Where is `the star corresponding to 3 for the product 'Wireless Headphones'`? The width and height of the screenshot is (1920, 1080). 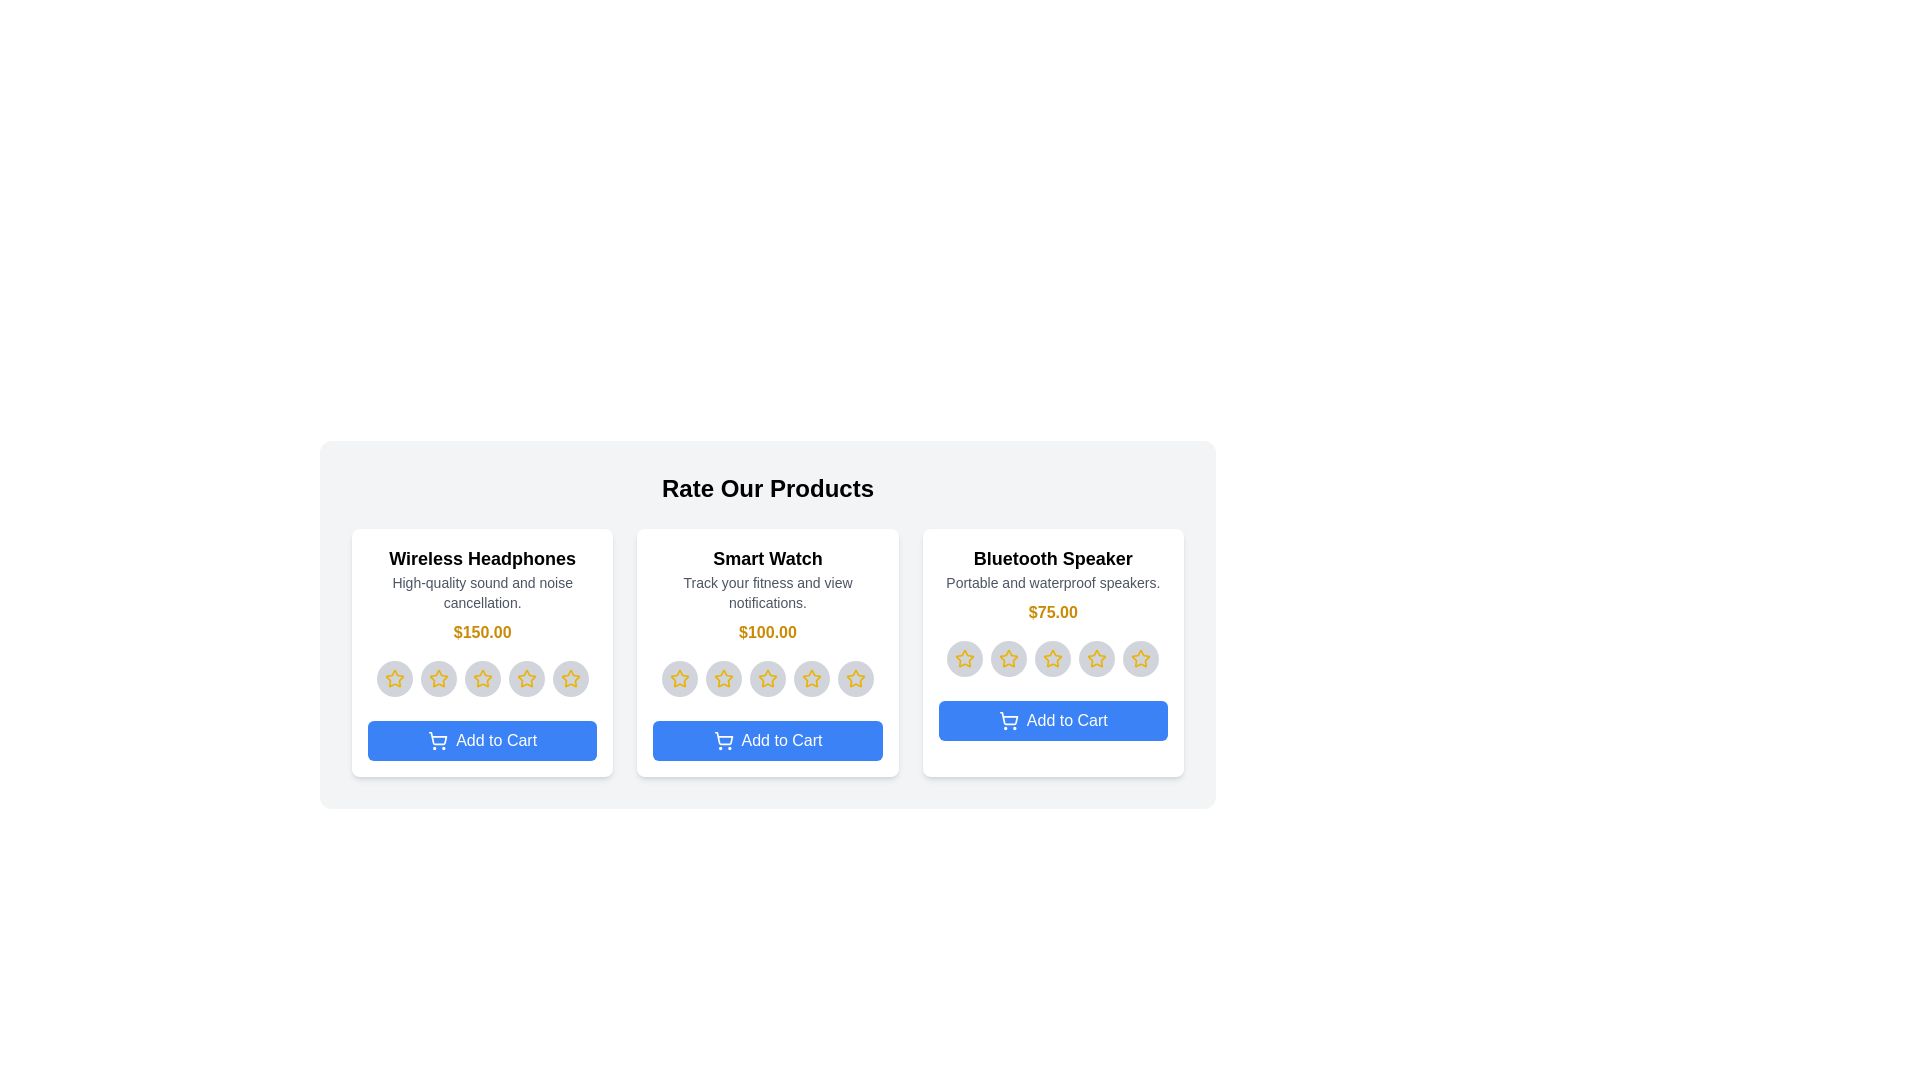
the star corresponding to 3 for the product 'Wireless Headphones' is located at coordinates (482, 677).